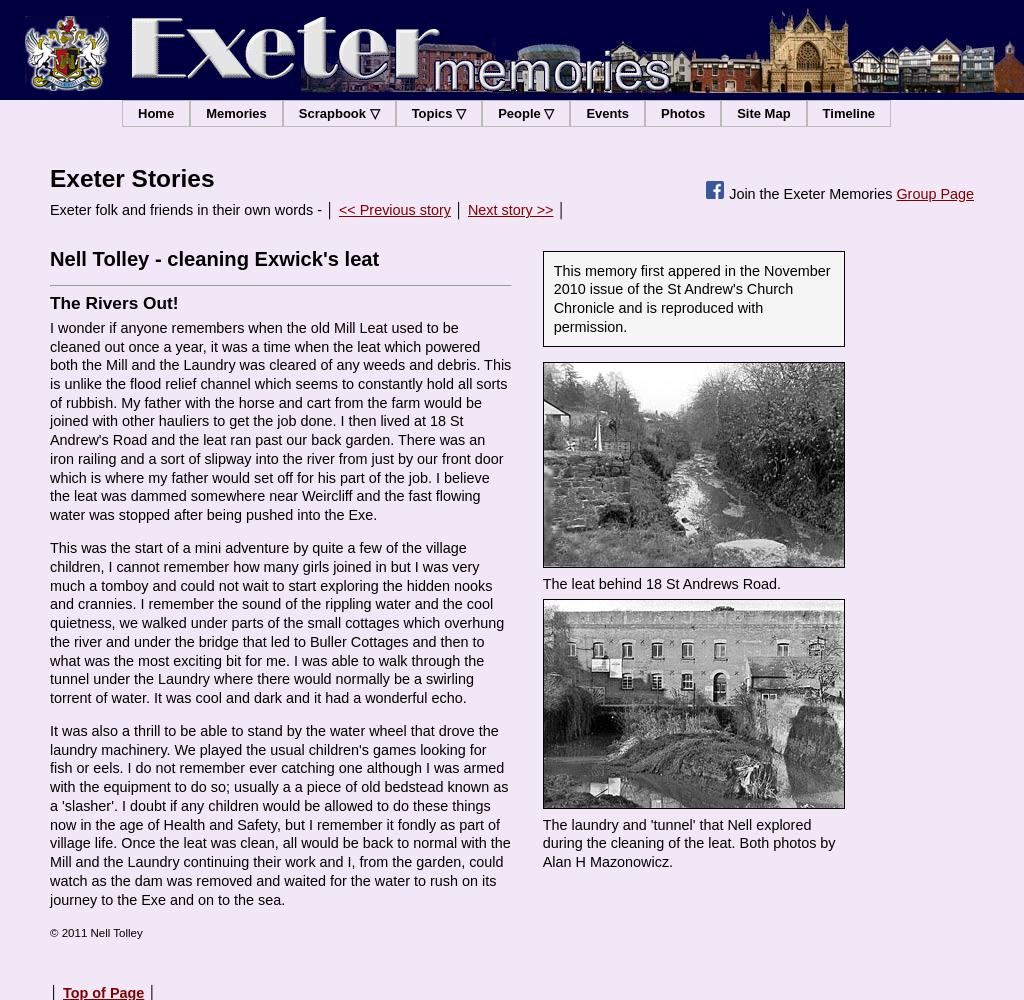  I want to click on 'The leat behind 18 St Andrews Road.', so click(660, 583).